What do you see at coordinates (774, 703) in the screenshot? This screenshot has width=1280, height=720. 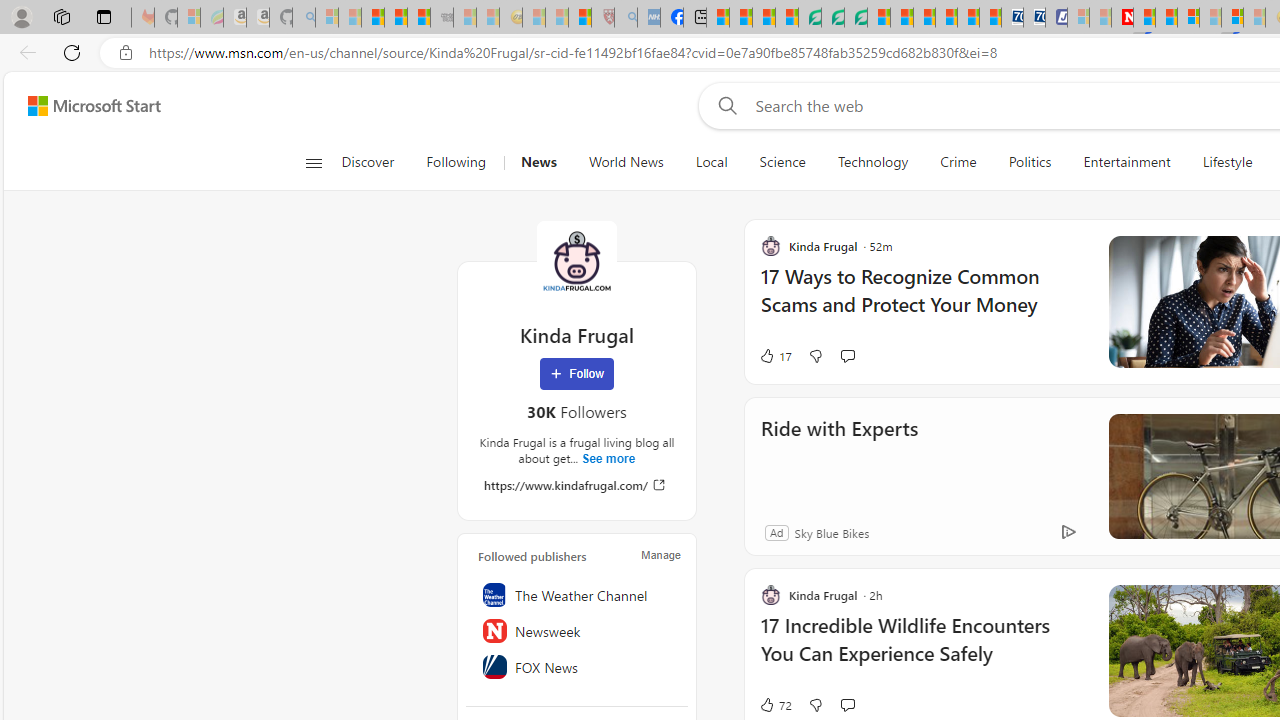 I see `'72 Like'` at bounding box center [774, 703].